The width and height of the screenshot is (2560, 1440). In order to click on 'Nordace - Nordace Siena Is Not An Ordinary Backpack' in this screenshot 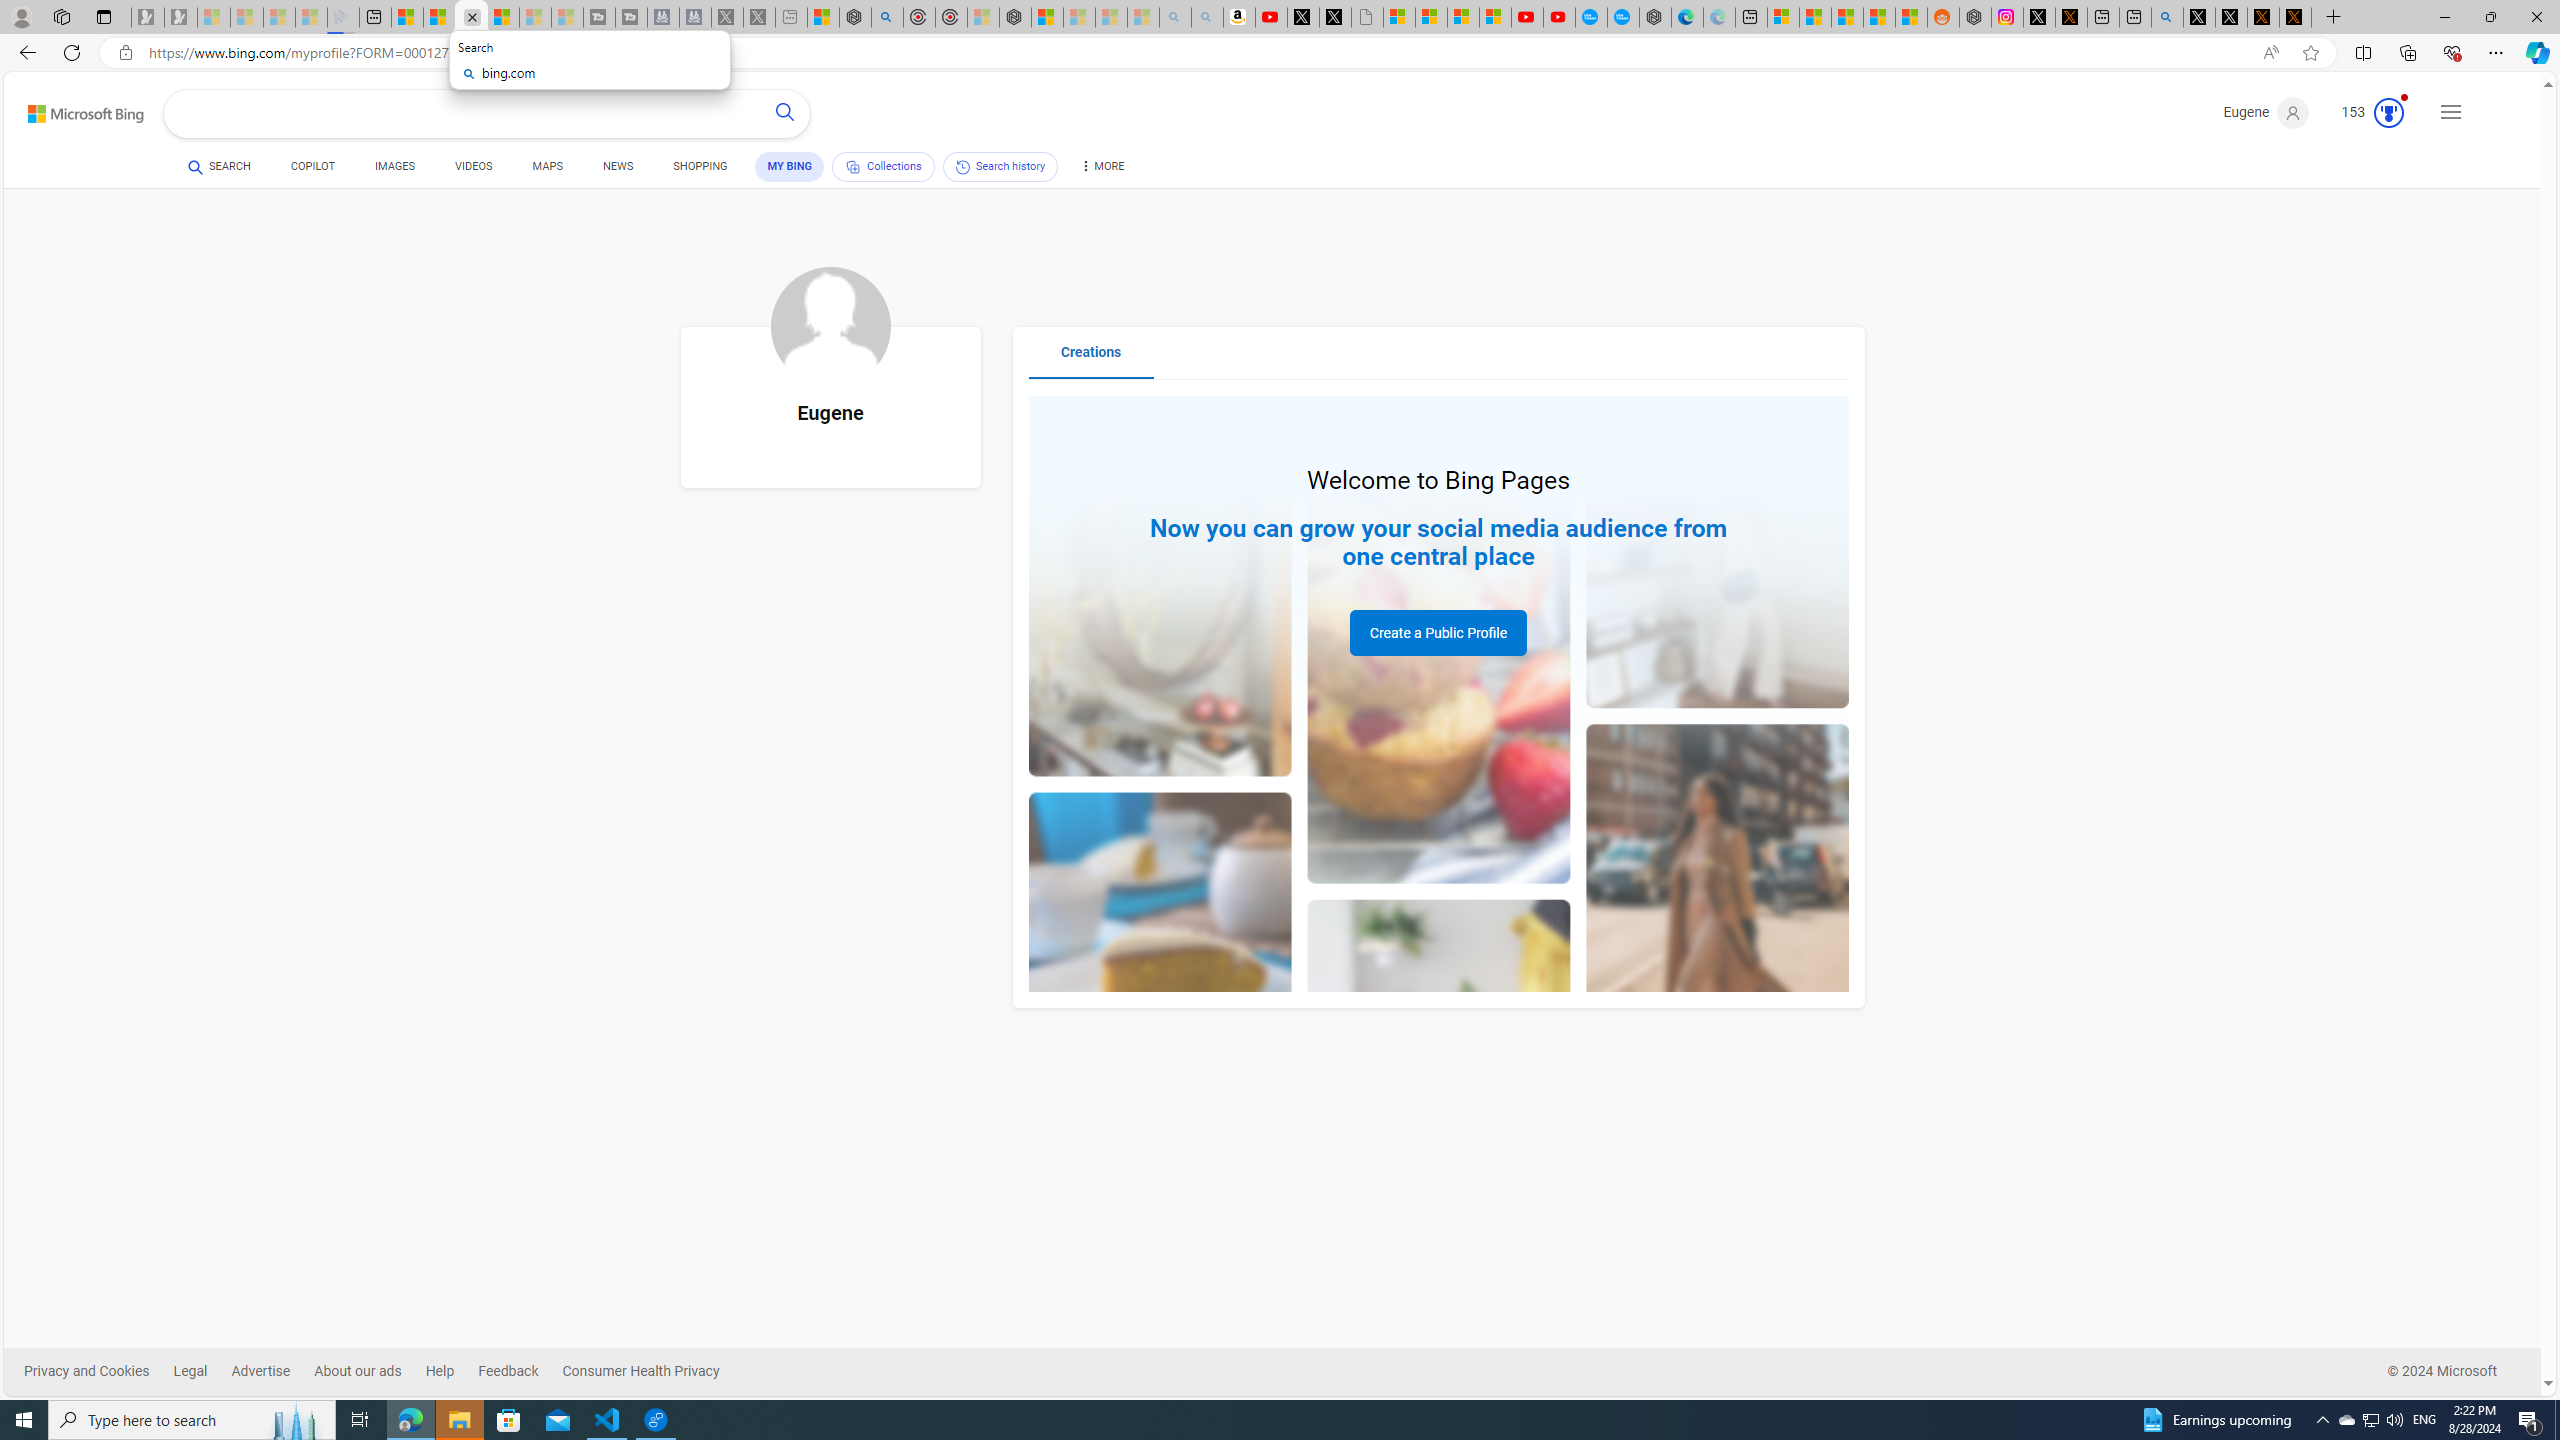, I will do `click(1015, 16)`.